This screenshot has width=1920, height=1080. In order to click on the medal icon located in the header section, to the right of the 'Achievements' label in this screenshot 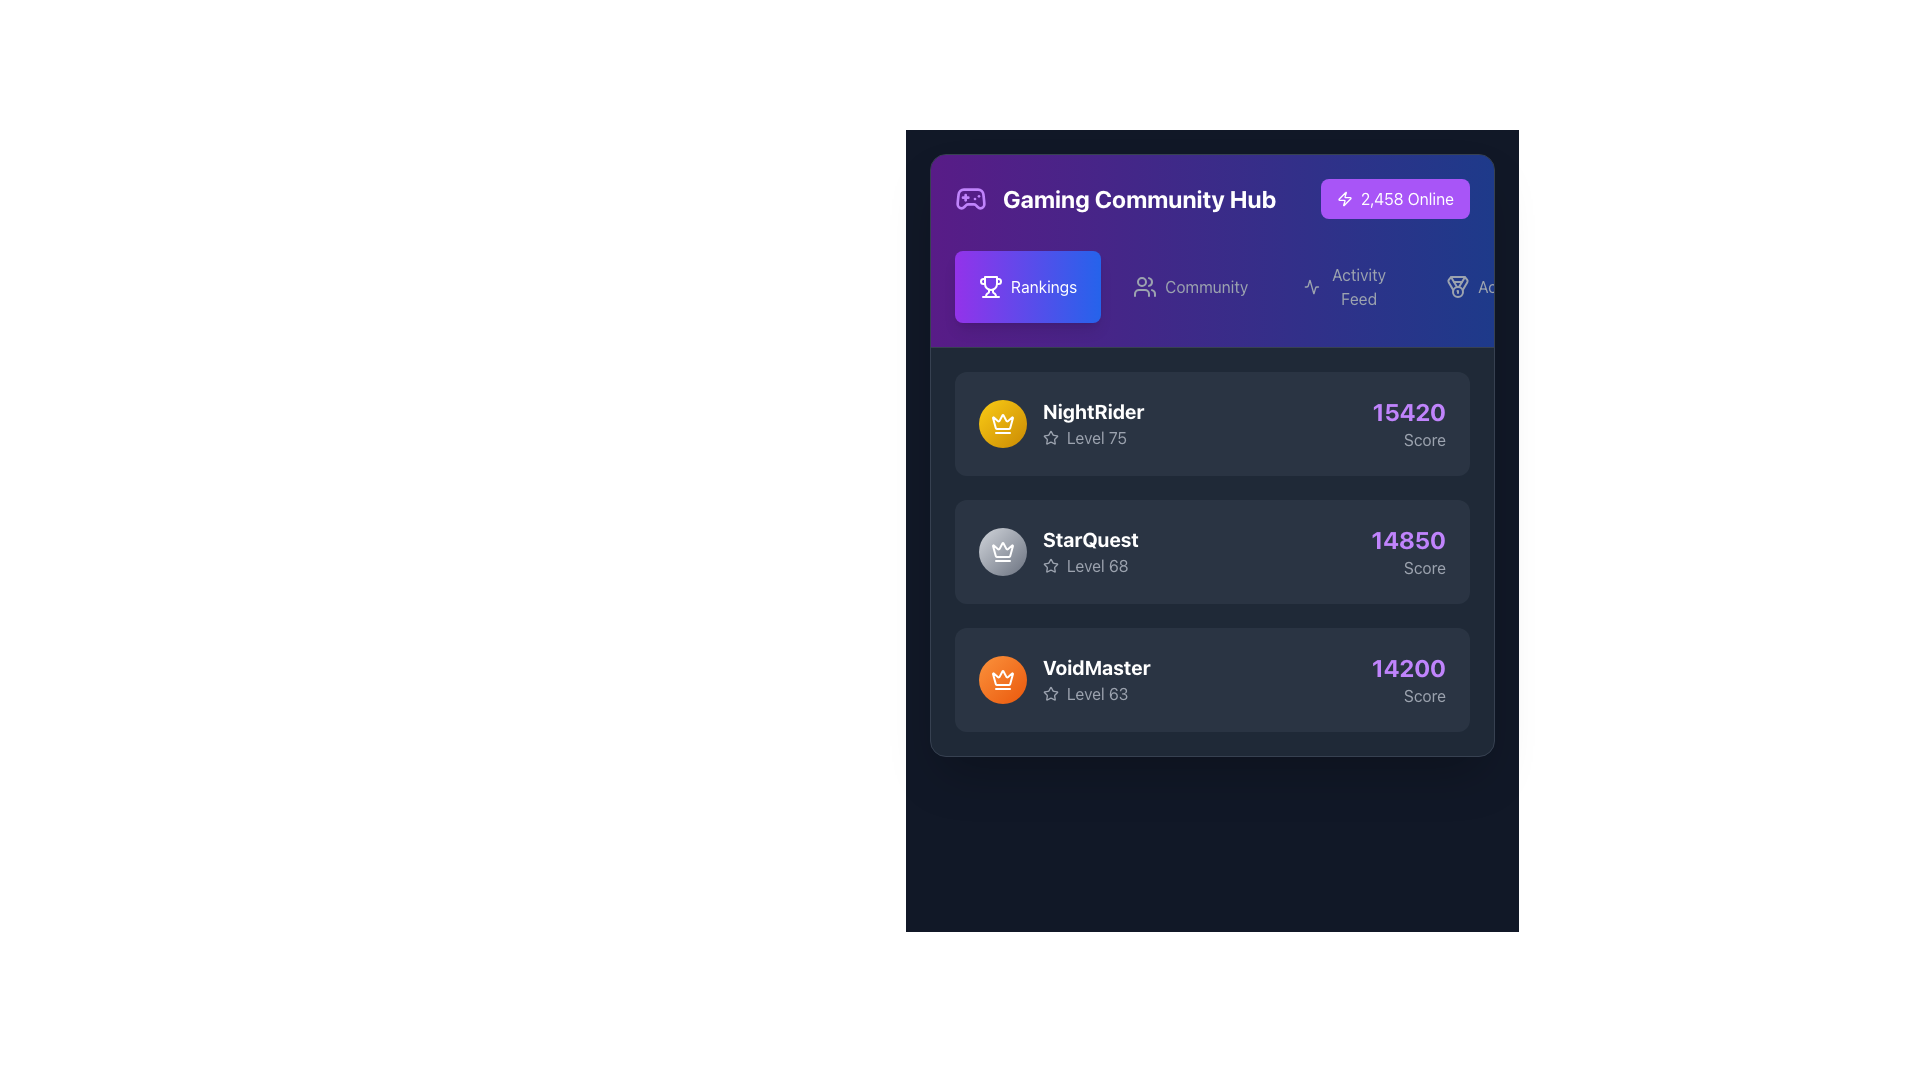, I will do `click(1458, 286)`.